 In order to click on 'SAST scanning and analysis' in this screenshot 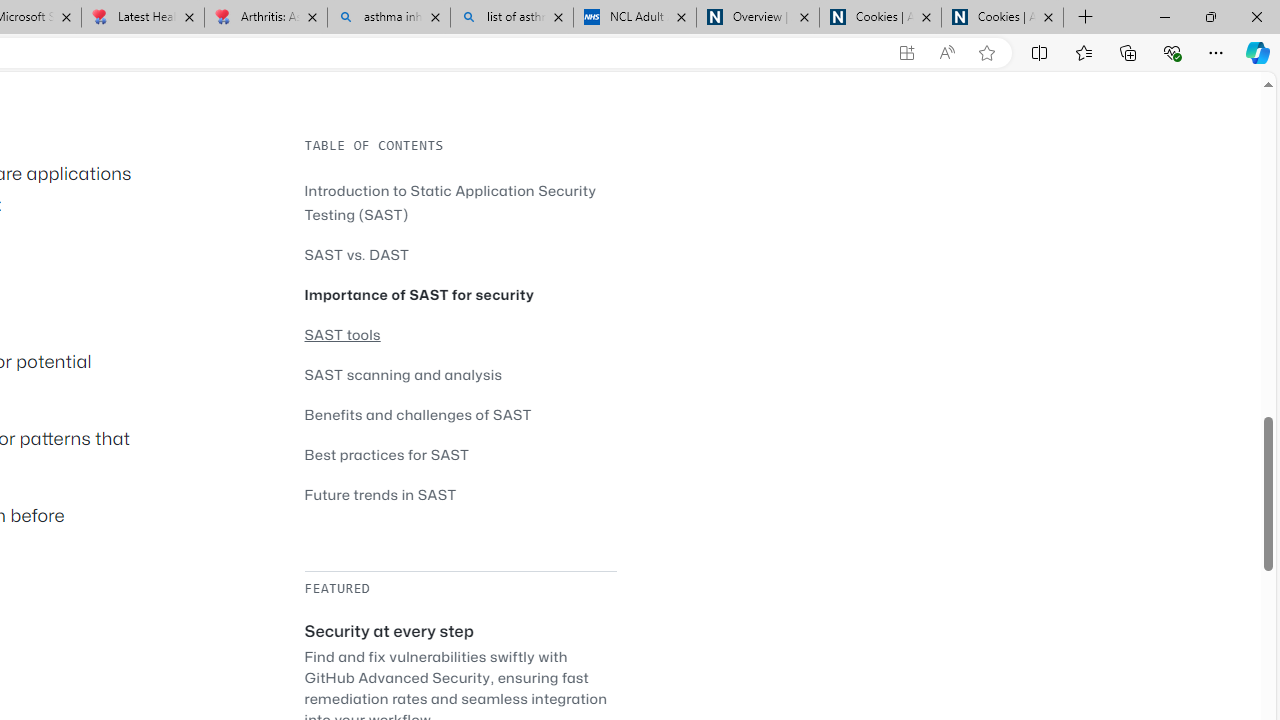, I will do `click(459, 374)`.